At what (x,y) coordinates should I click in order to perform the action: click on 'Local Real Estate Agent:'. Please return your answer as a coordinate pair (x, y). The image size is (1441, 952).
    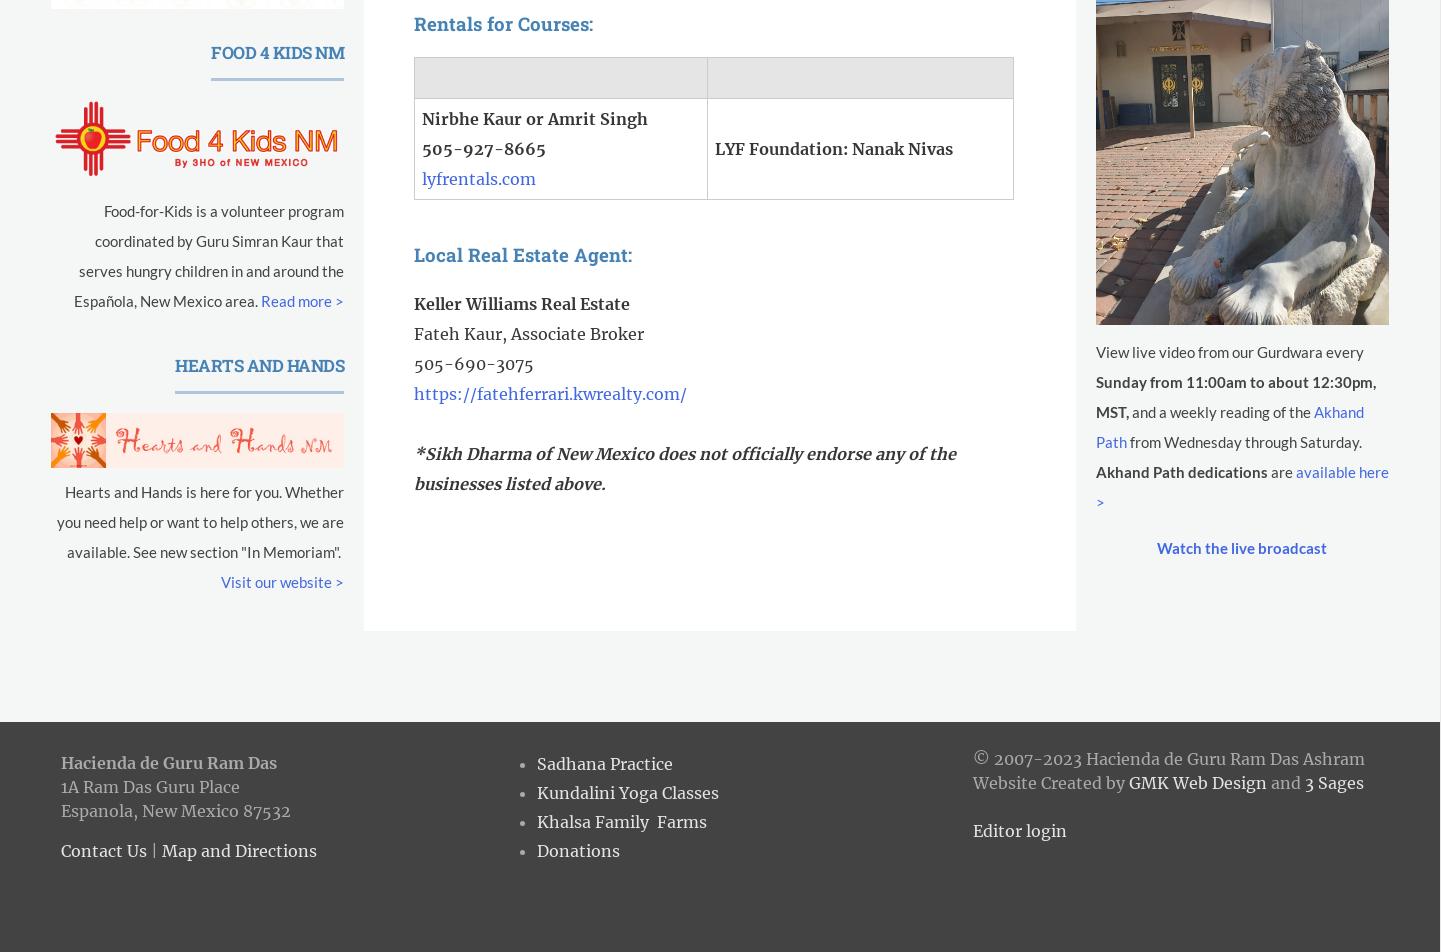
    Looking at the image, I should click on (413, 254).